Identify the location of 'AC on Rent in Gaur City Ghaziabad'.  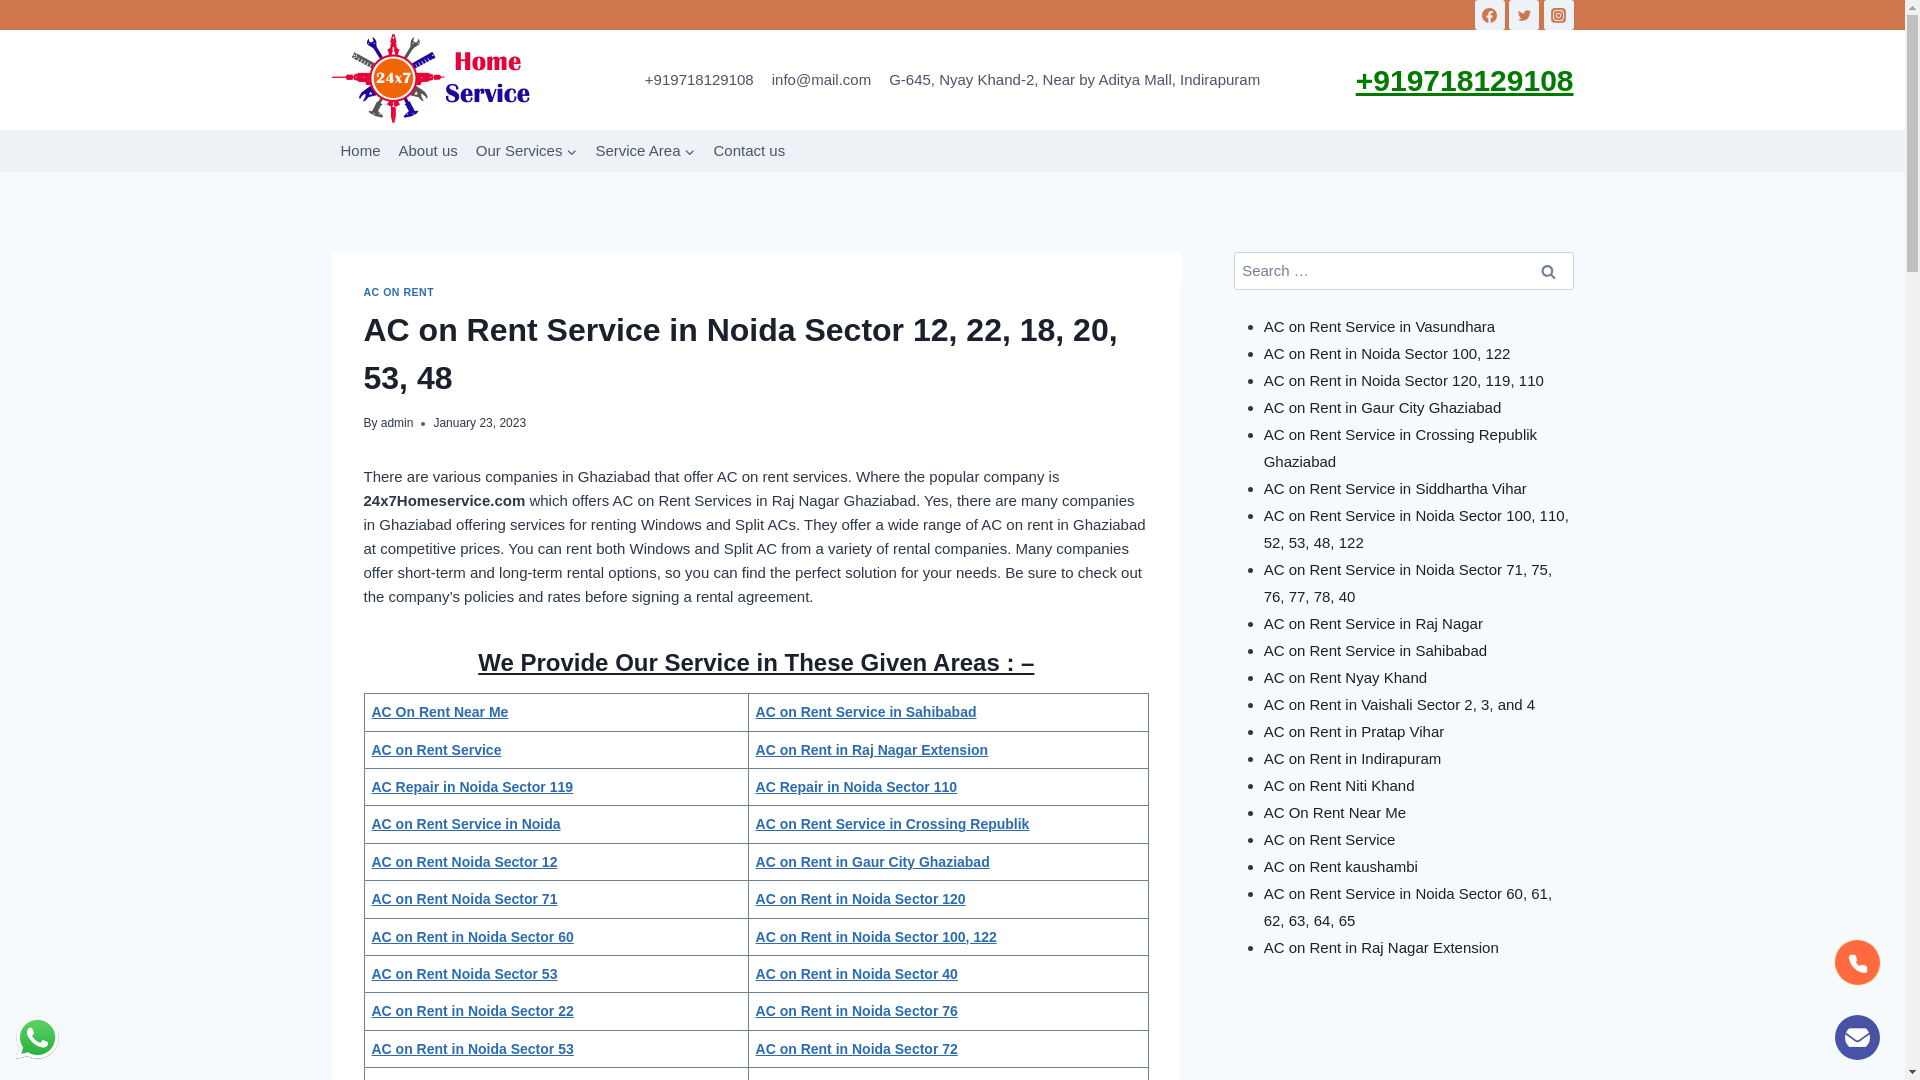
(873, 860).